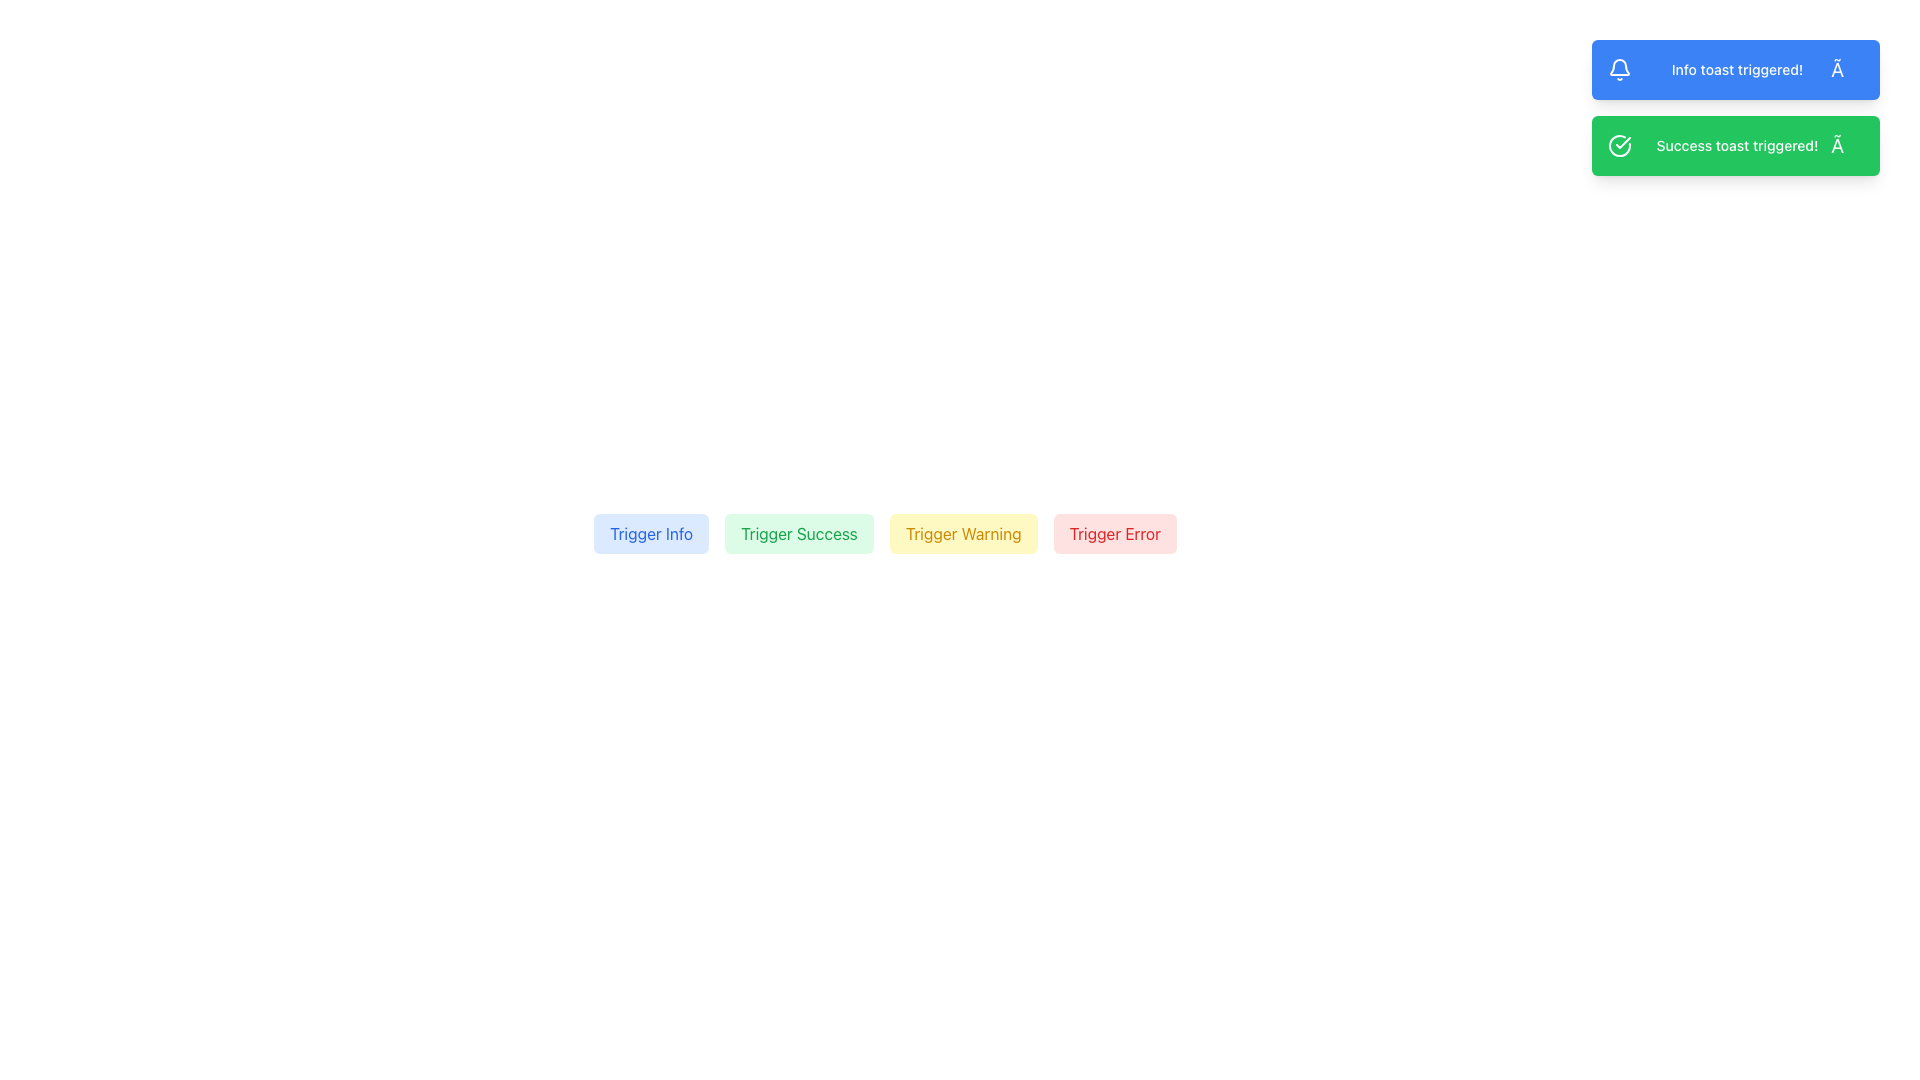 This screenshot has height=1080, width=1920. I want to click on the fourth button in the horizontal set of buttons, so click(1114, 532).